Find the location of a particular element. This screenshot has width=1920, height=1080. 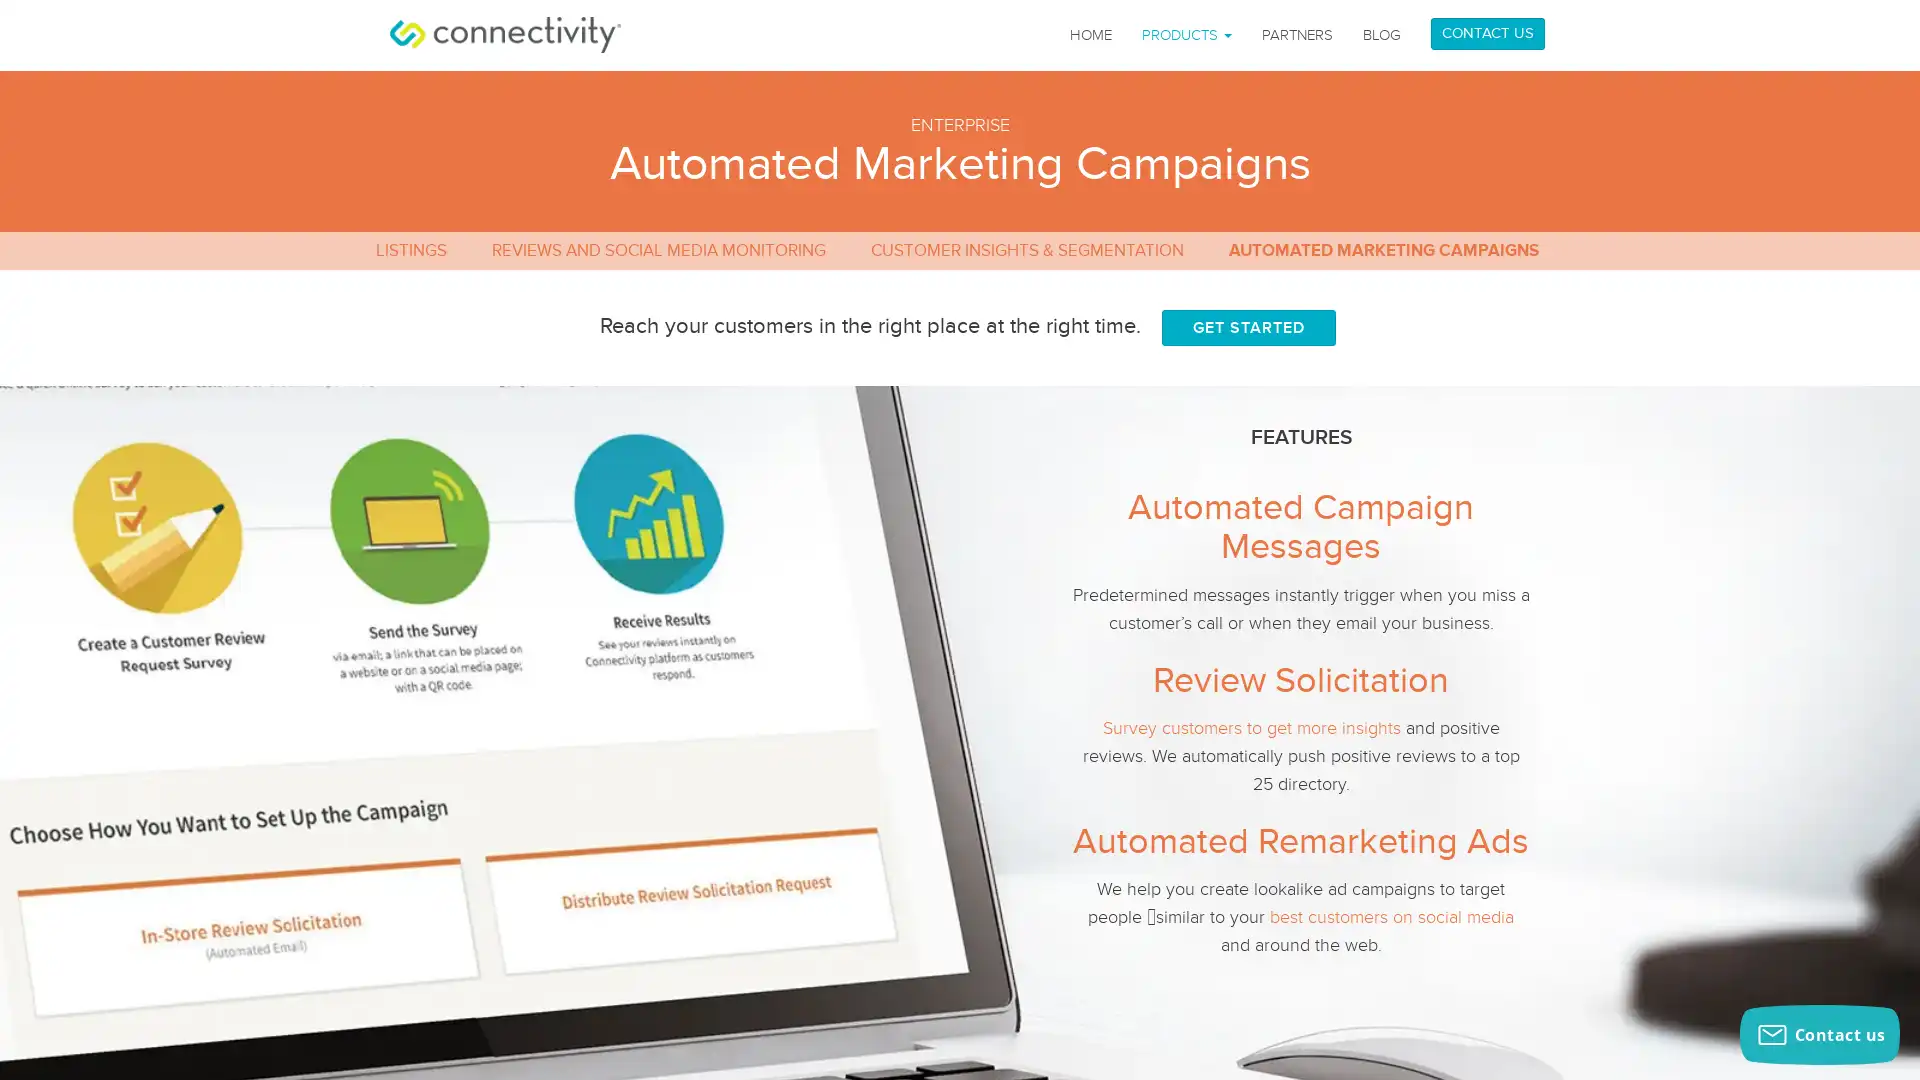

Contact us is located at coordinates (1819, 1034).